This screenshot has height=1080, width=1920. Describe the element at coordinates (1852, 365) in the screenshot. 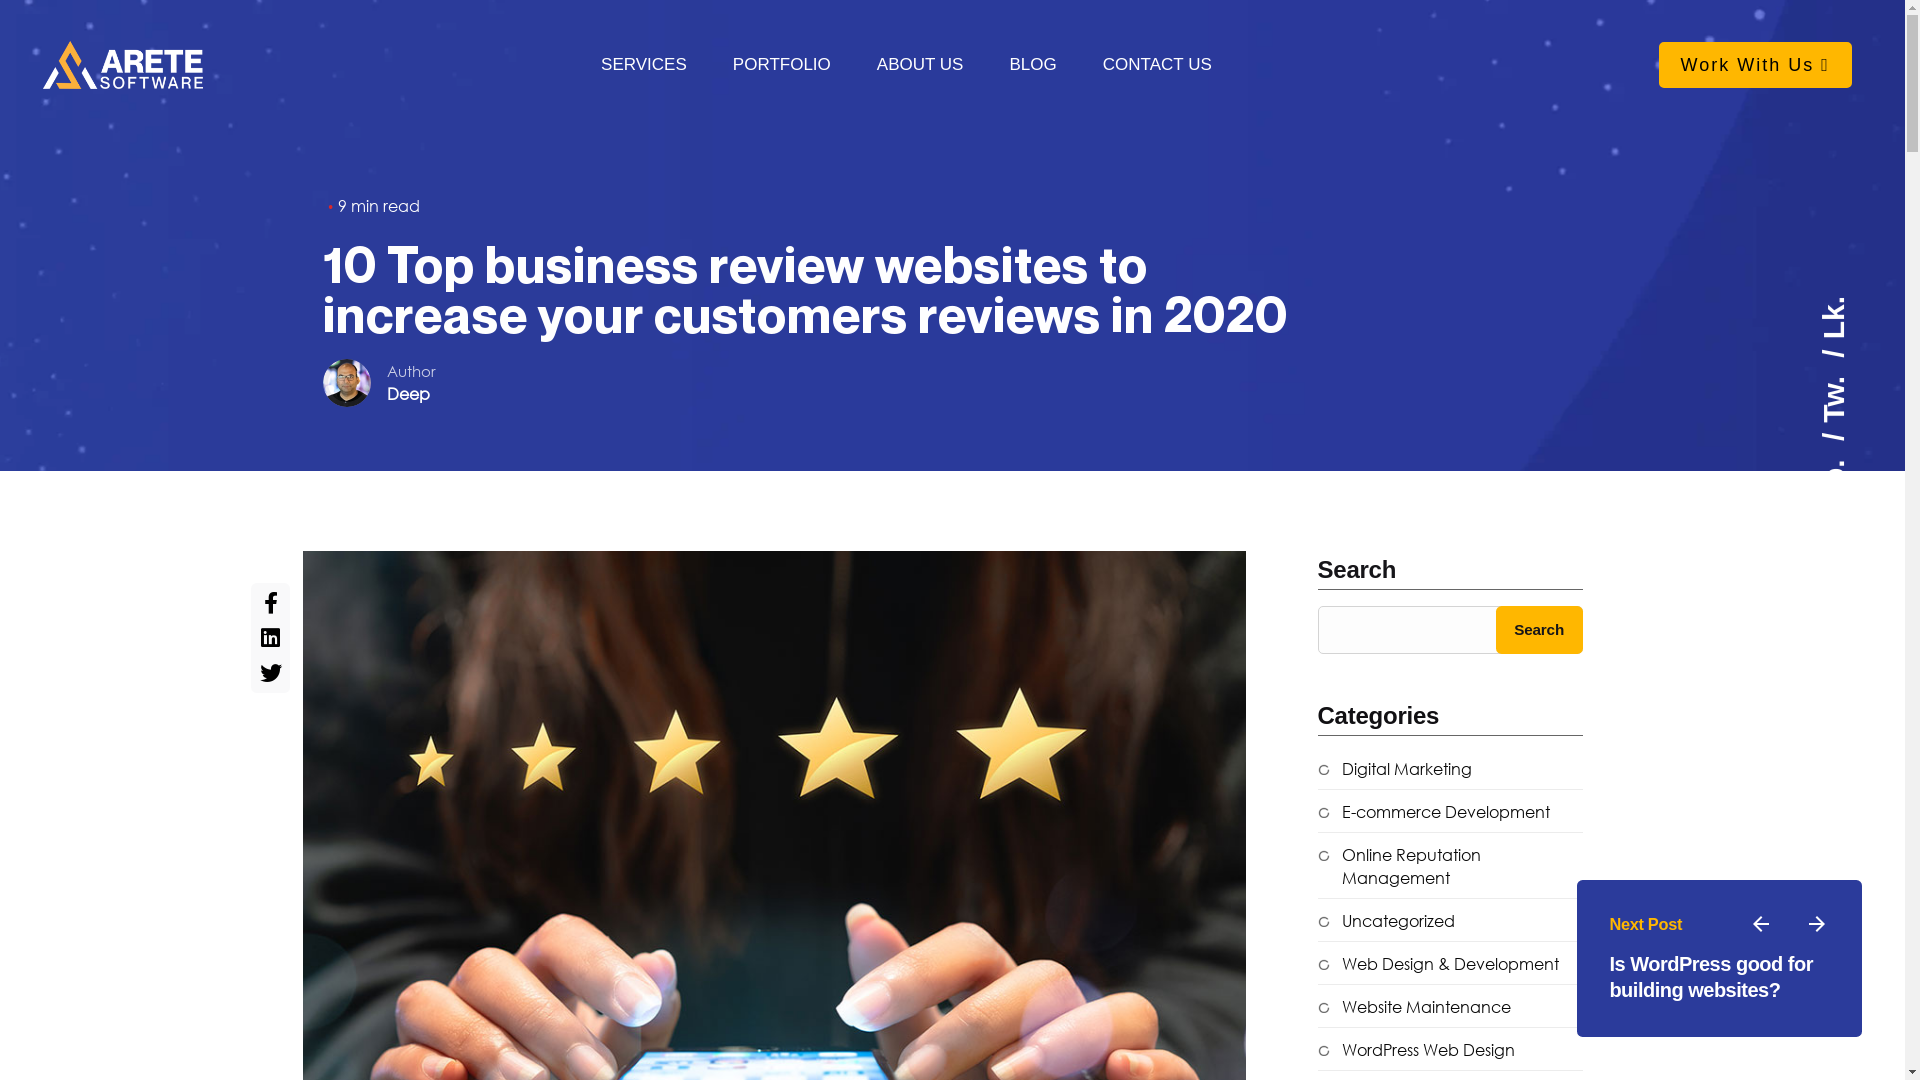

I see `'Tw.'` at that location.